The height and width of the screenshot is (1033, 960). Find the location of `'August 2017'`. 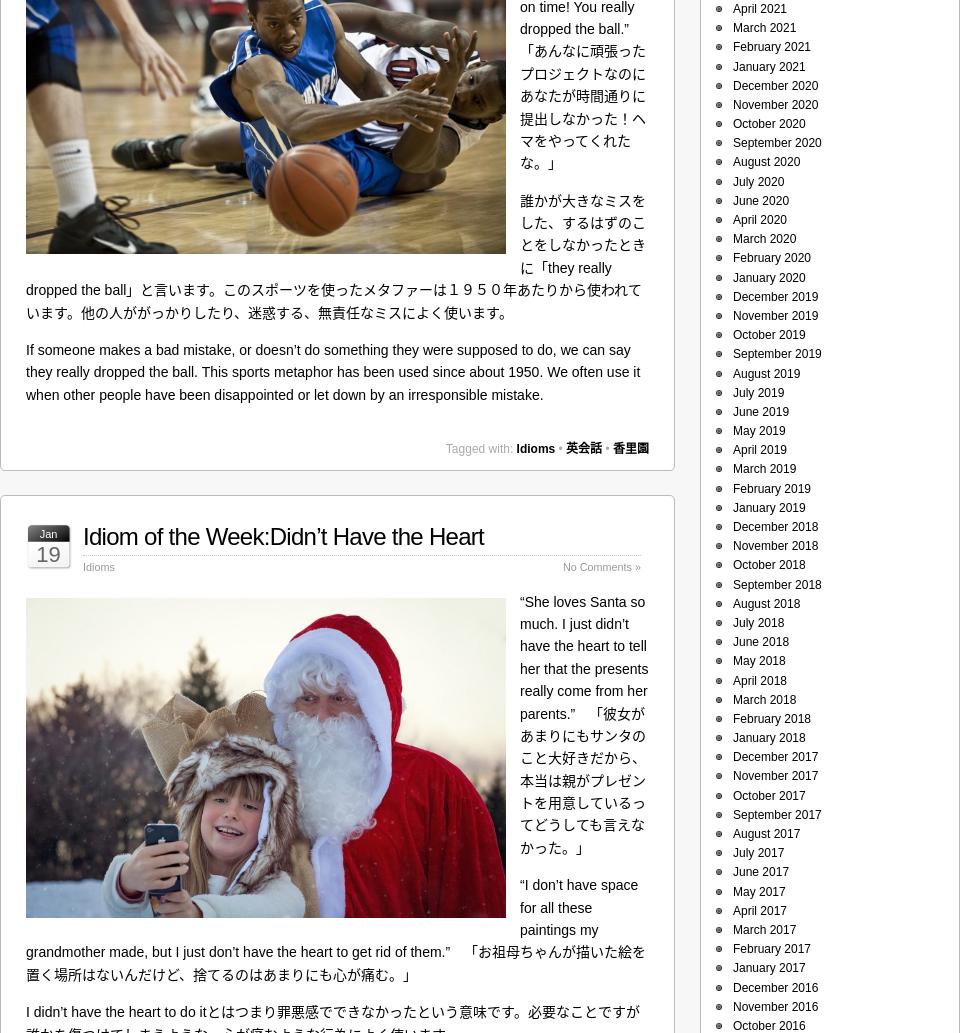

'August 2017' is located at coordinates (765, 834).